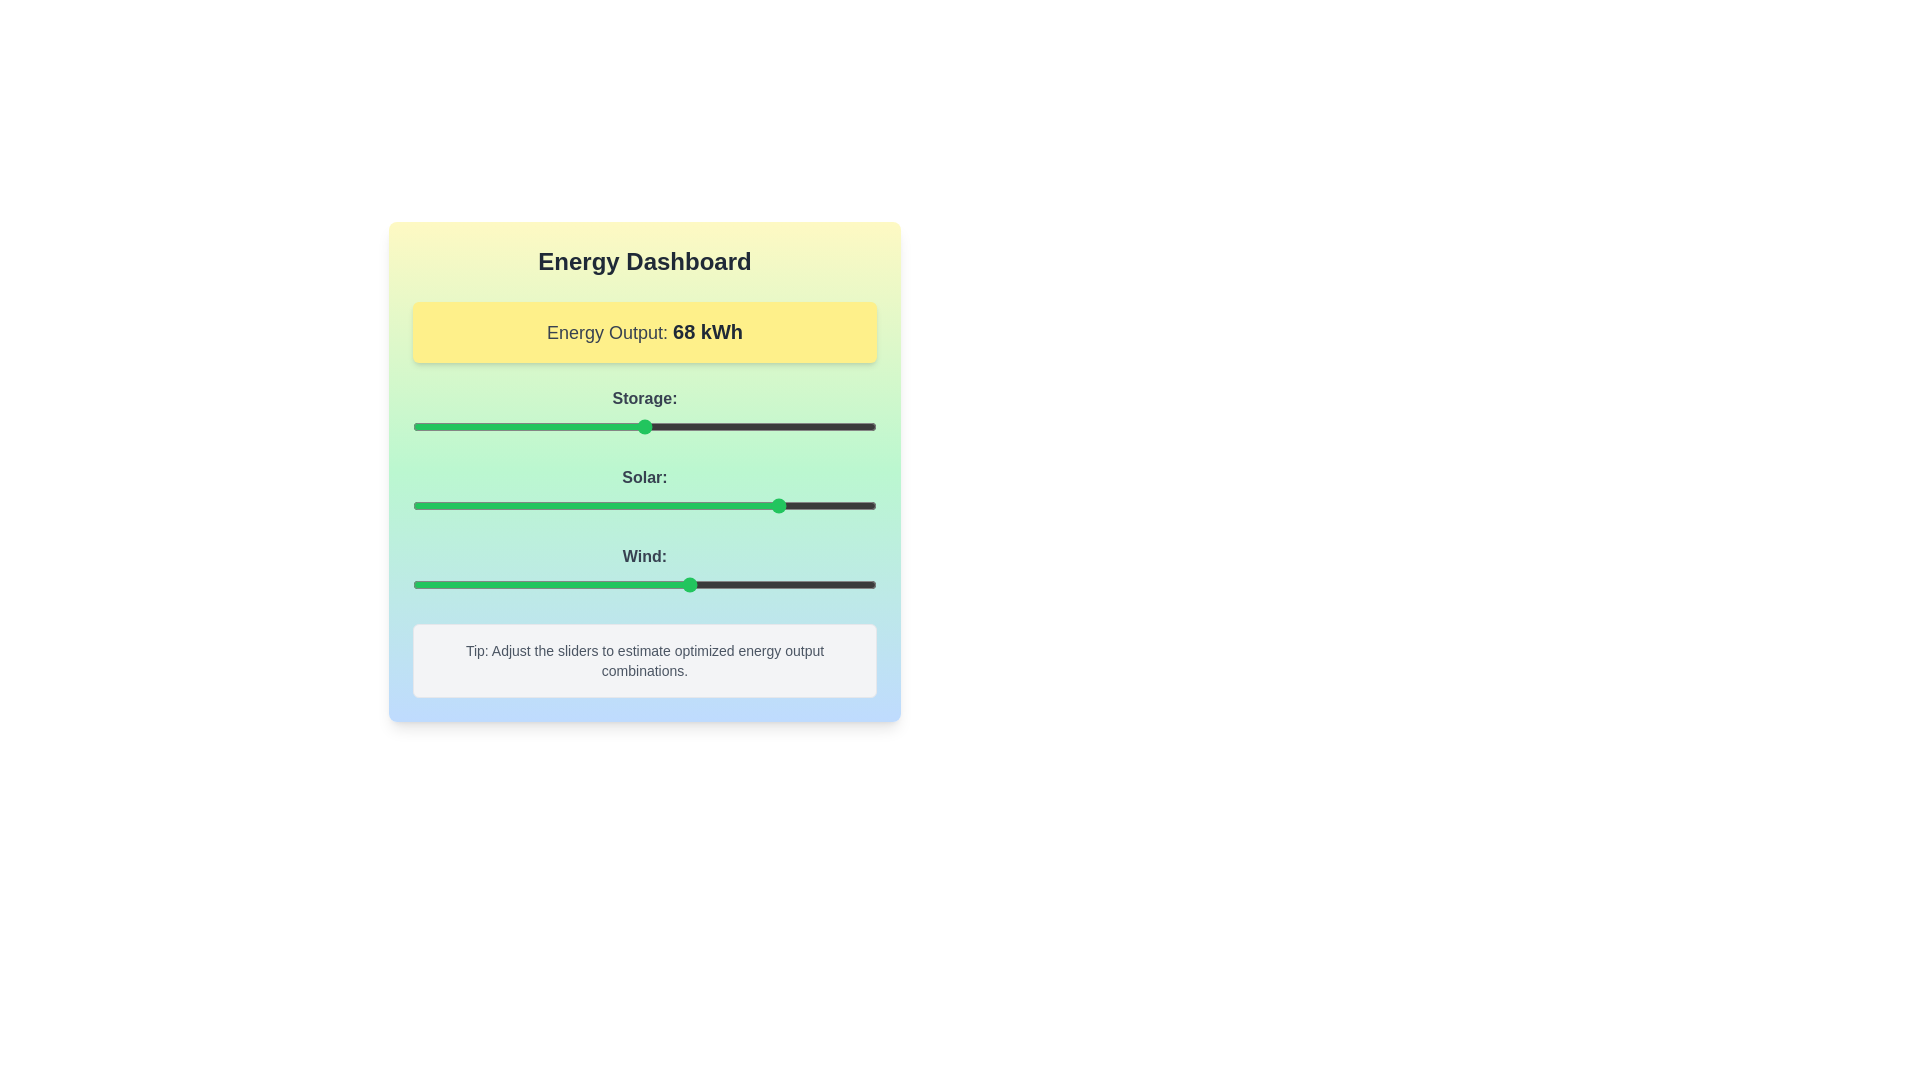  Describe the element at coordinates (515, 504) in the screenshot. I see `the 'Solar' slider to 22%` at that location.